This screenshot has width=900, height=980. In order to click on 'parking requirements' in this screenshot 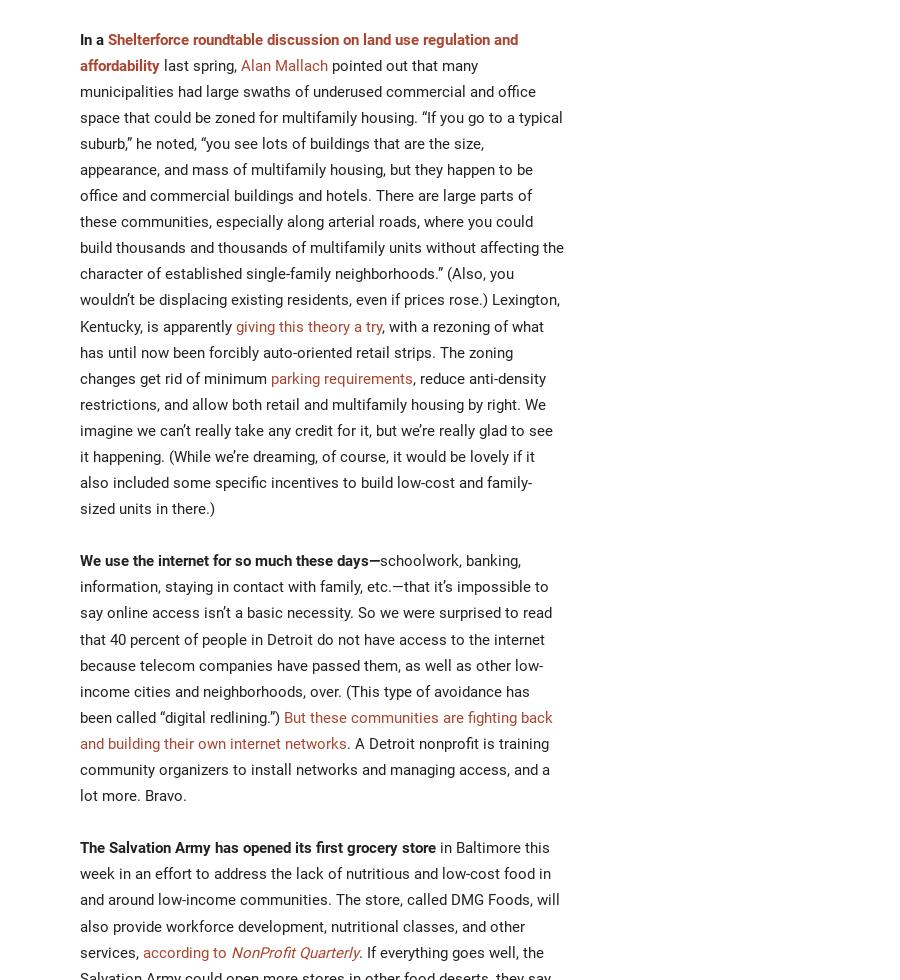, I will do `click(342, 377)`.